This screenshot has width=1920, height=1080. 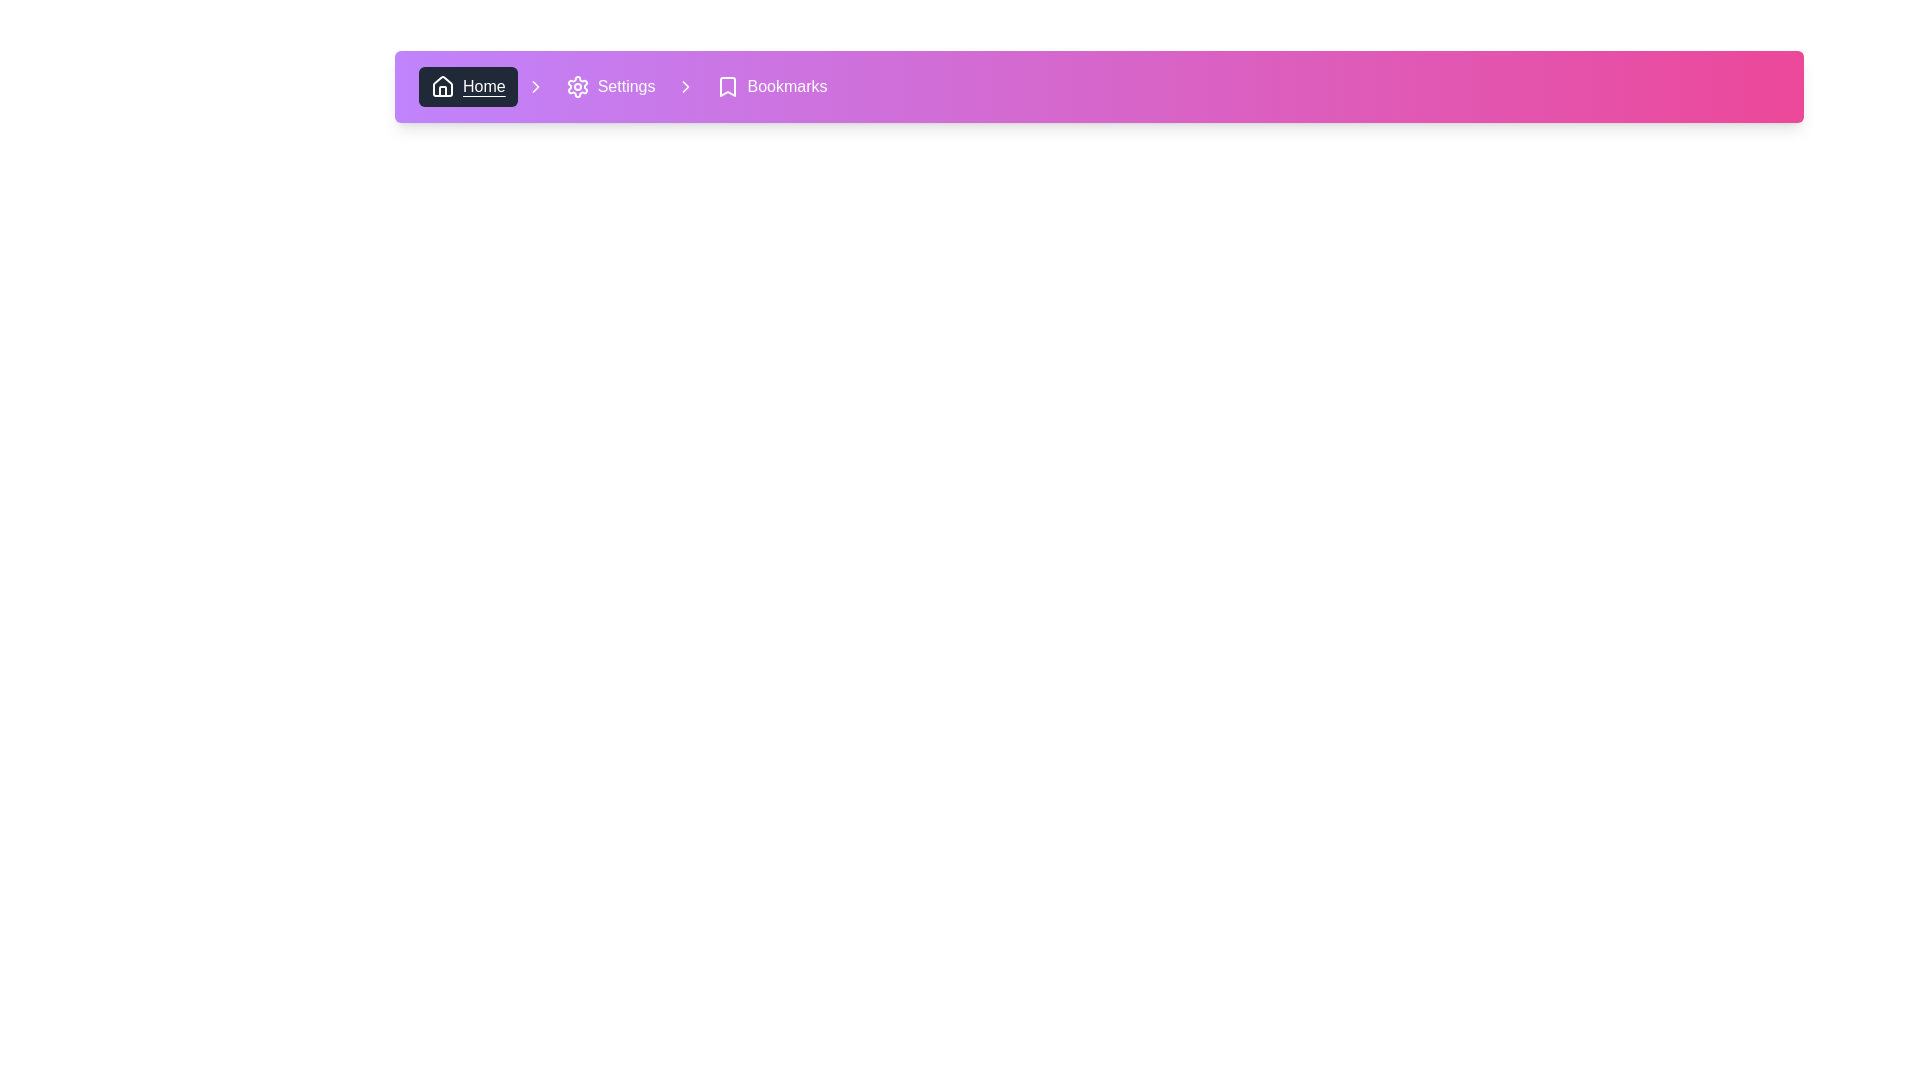 I want to click on the right-pointing chevron arrow icon in the breadcrumb navigation bar, located between the 'Home' button and 'Settings', so click(x=685, y=86).